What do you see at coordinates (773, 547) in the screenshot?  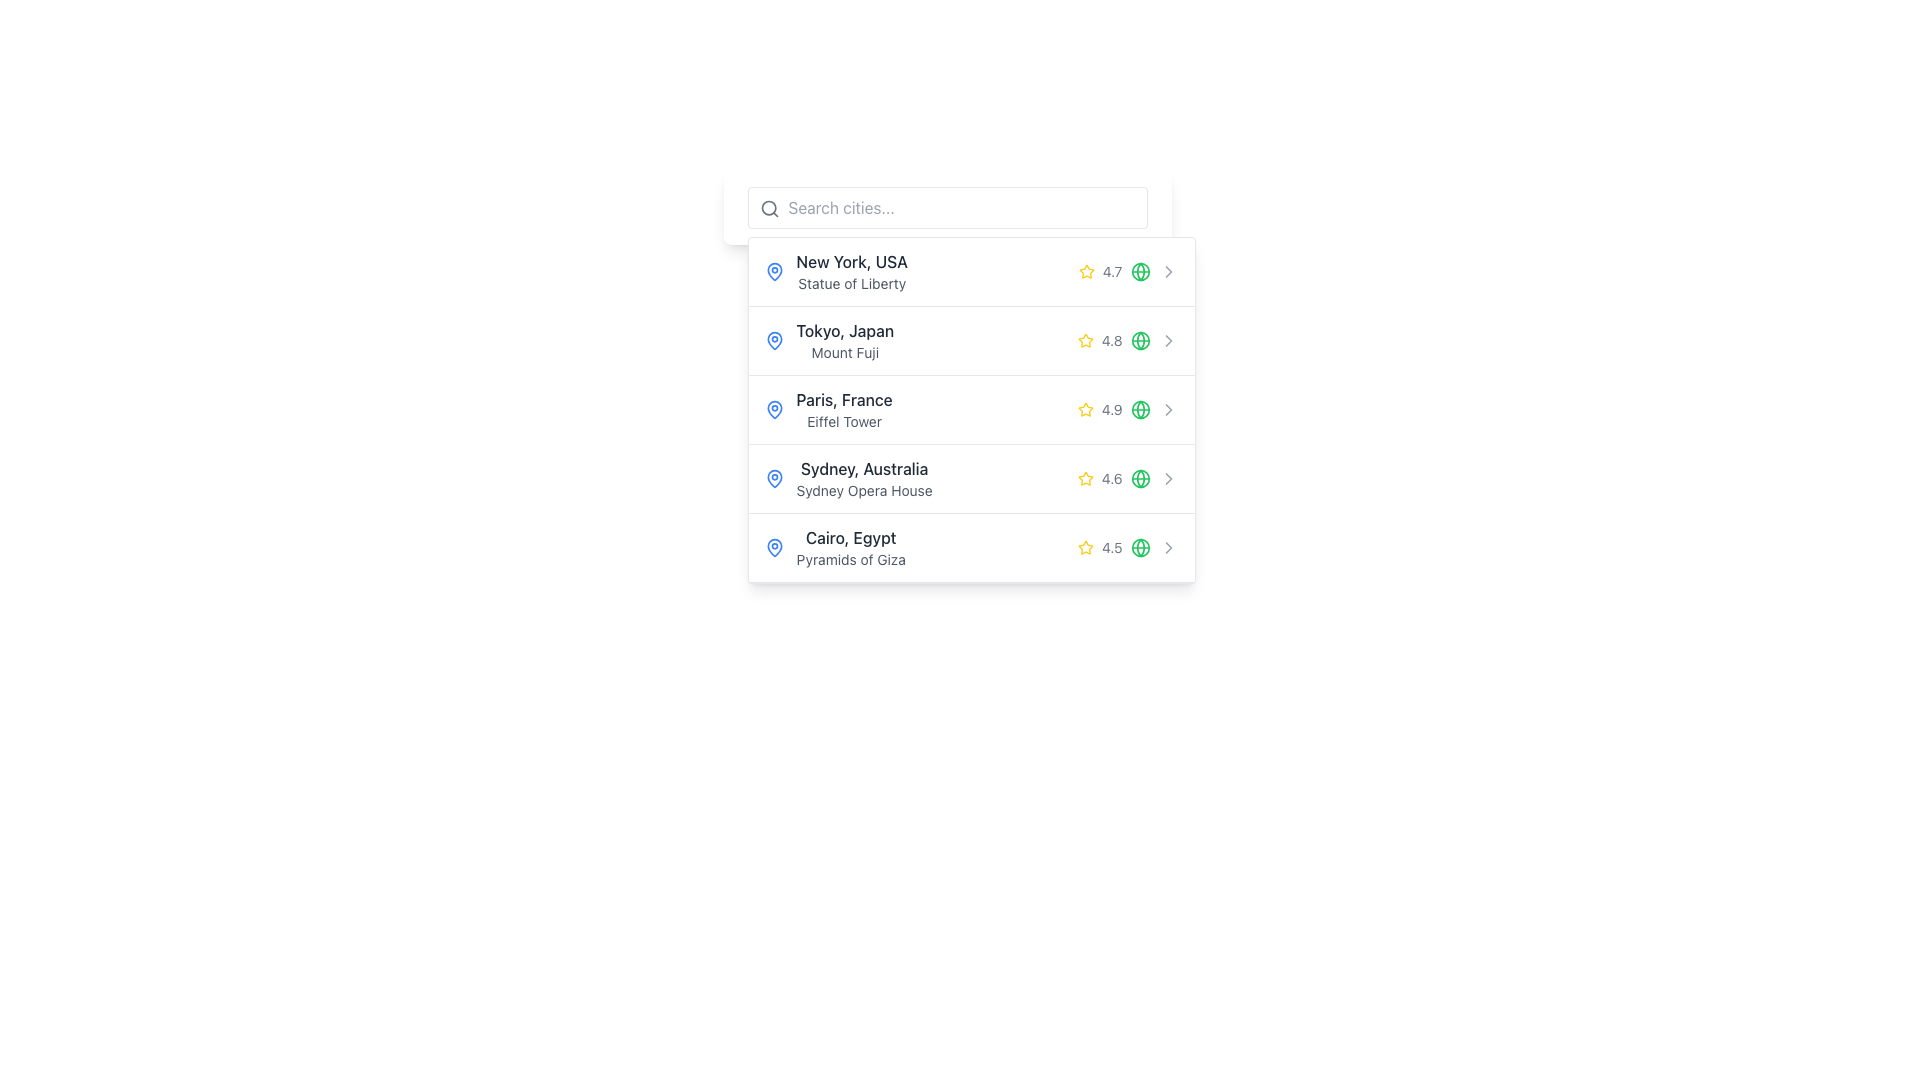 I see `the blue map pin icon located in the last row next to the text 'Cairo, Egypt' and 'Pyramids of Giza'` at bounding box center [773, 547].